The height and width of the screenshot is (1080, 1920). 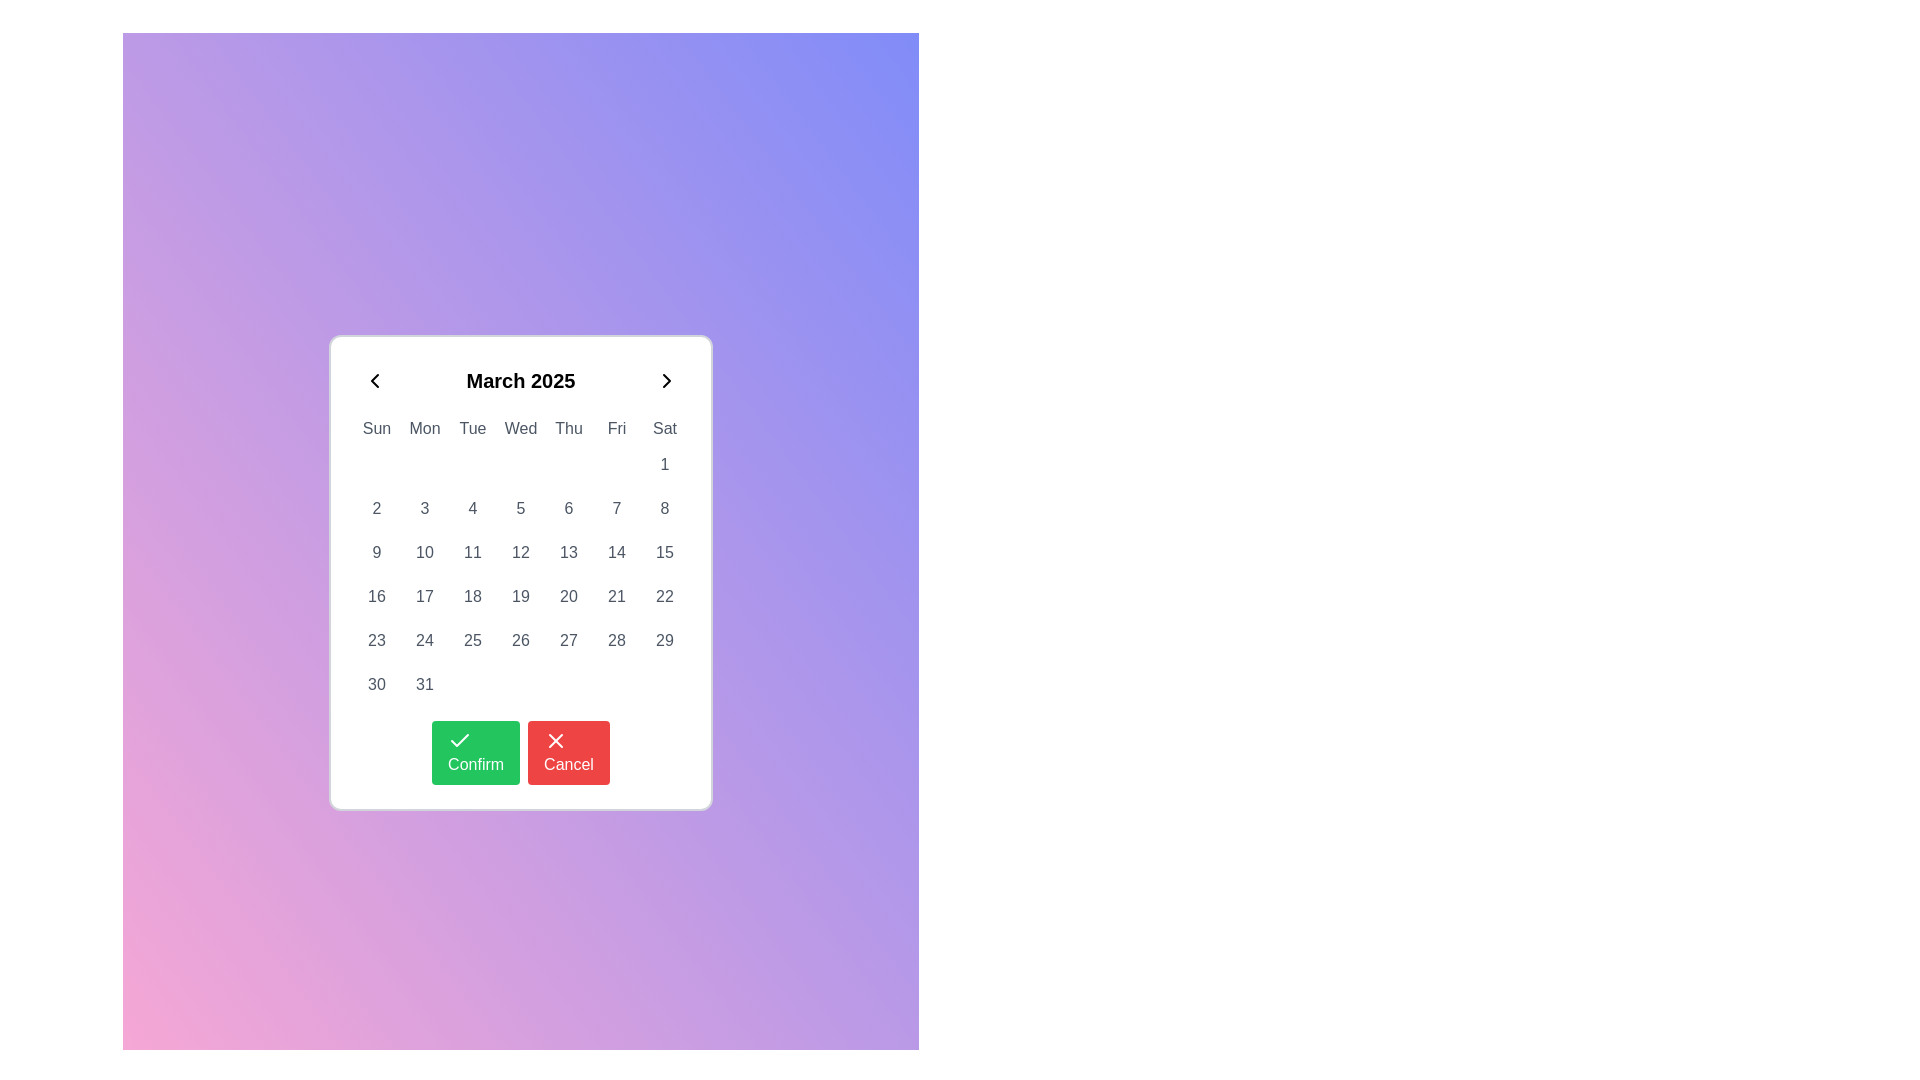 I want to click on the calendar date element displaying the number '7', so click(x=616, y=508).